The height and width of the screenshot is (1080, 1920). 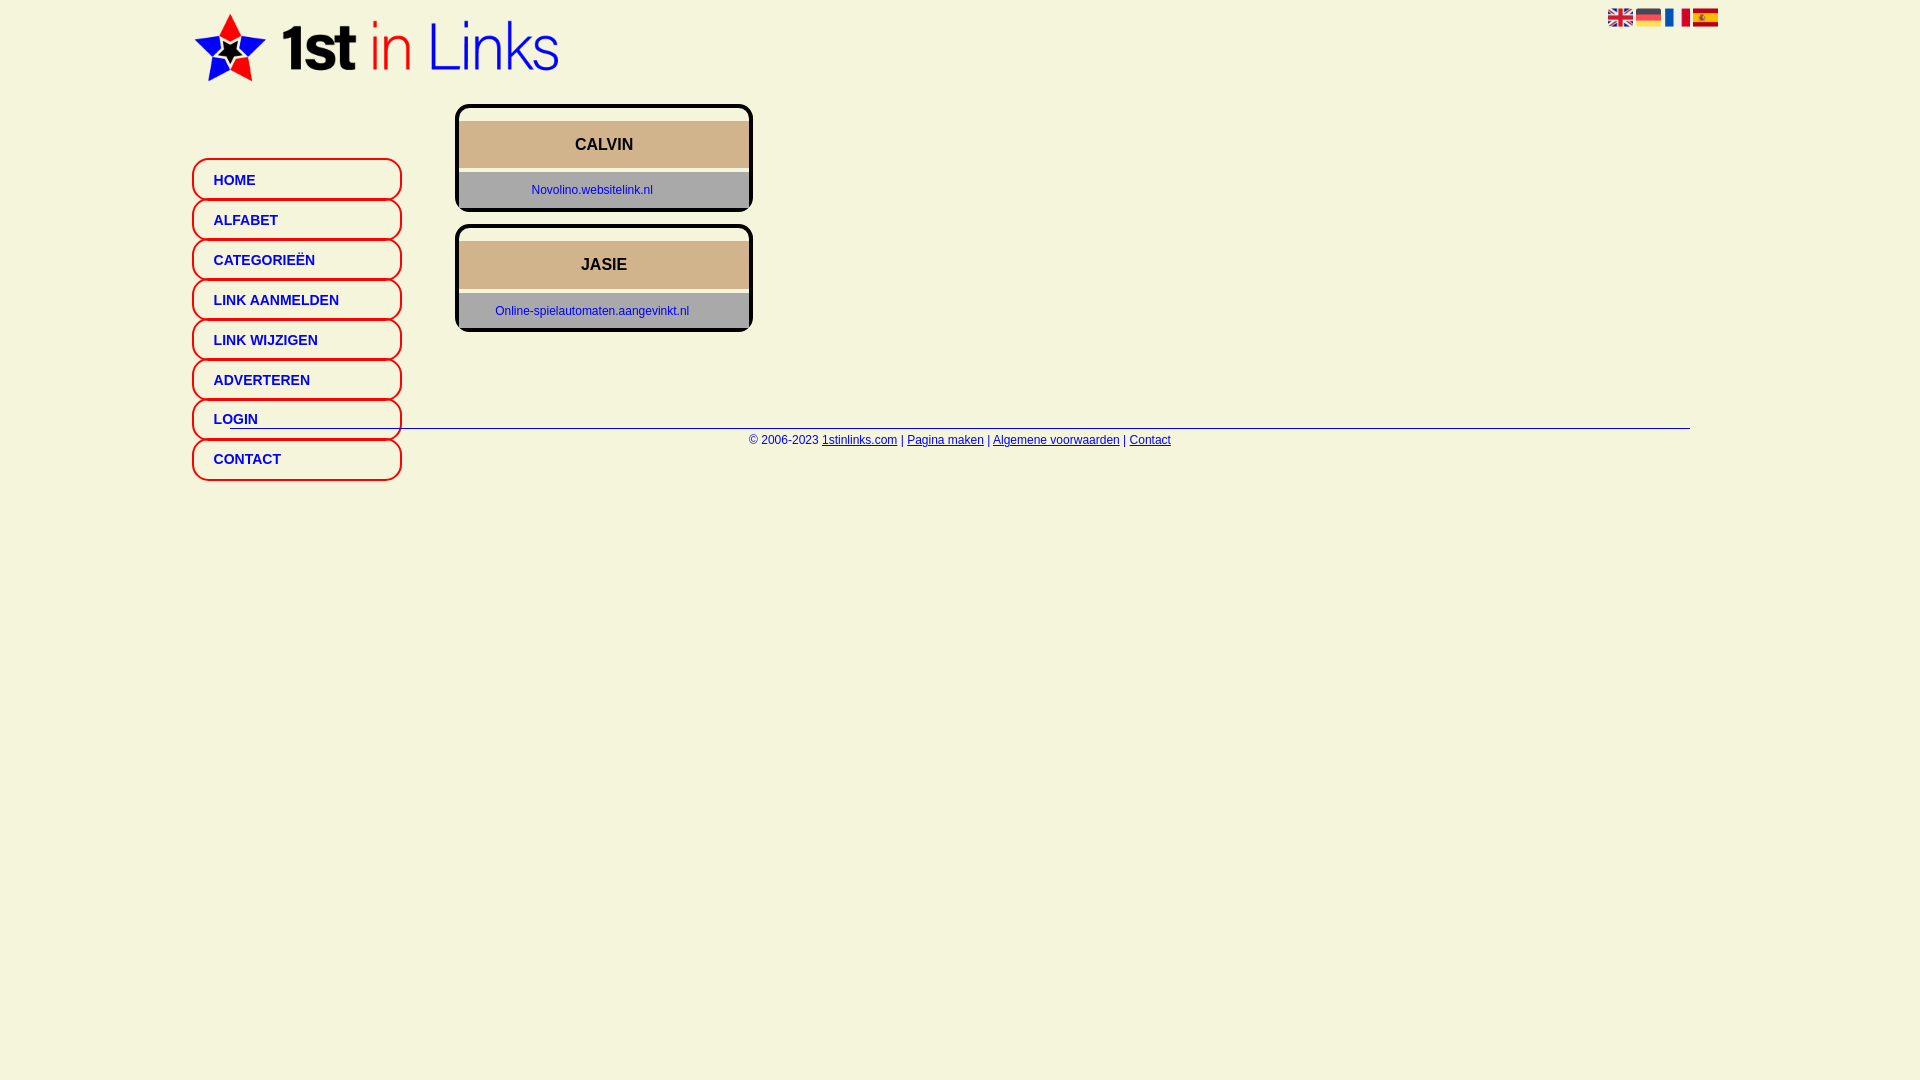 What do you see at coordinates (296, 178) in the screenshot?
I see `'HOME'` at bounding box center [296, 178].